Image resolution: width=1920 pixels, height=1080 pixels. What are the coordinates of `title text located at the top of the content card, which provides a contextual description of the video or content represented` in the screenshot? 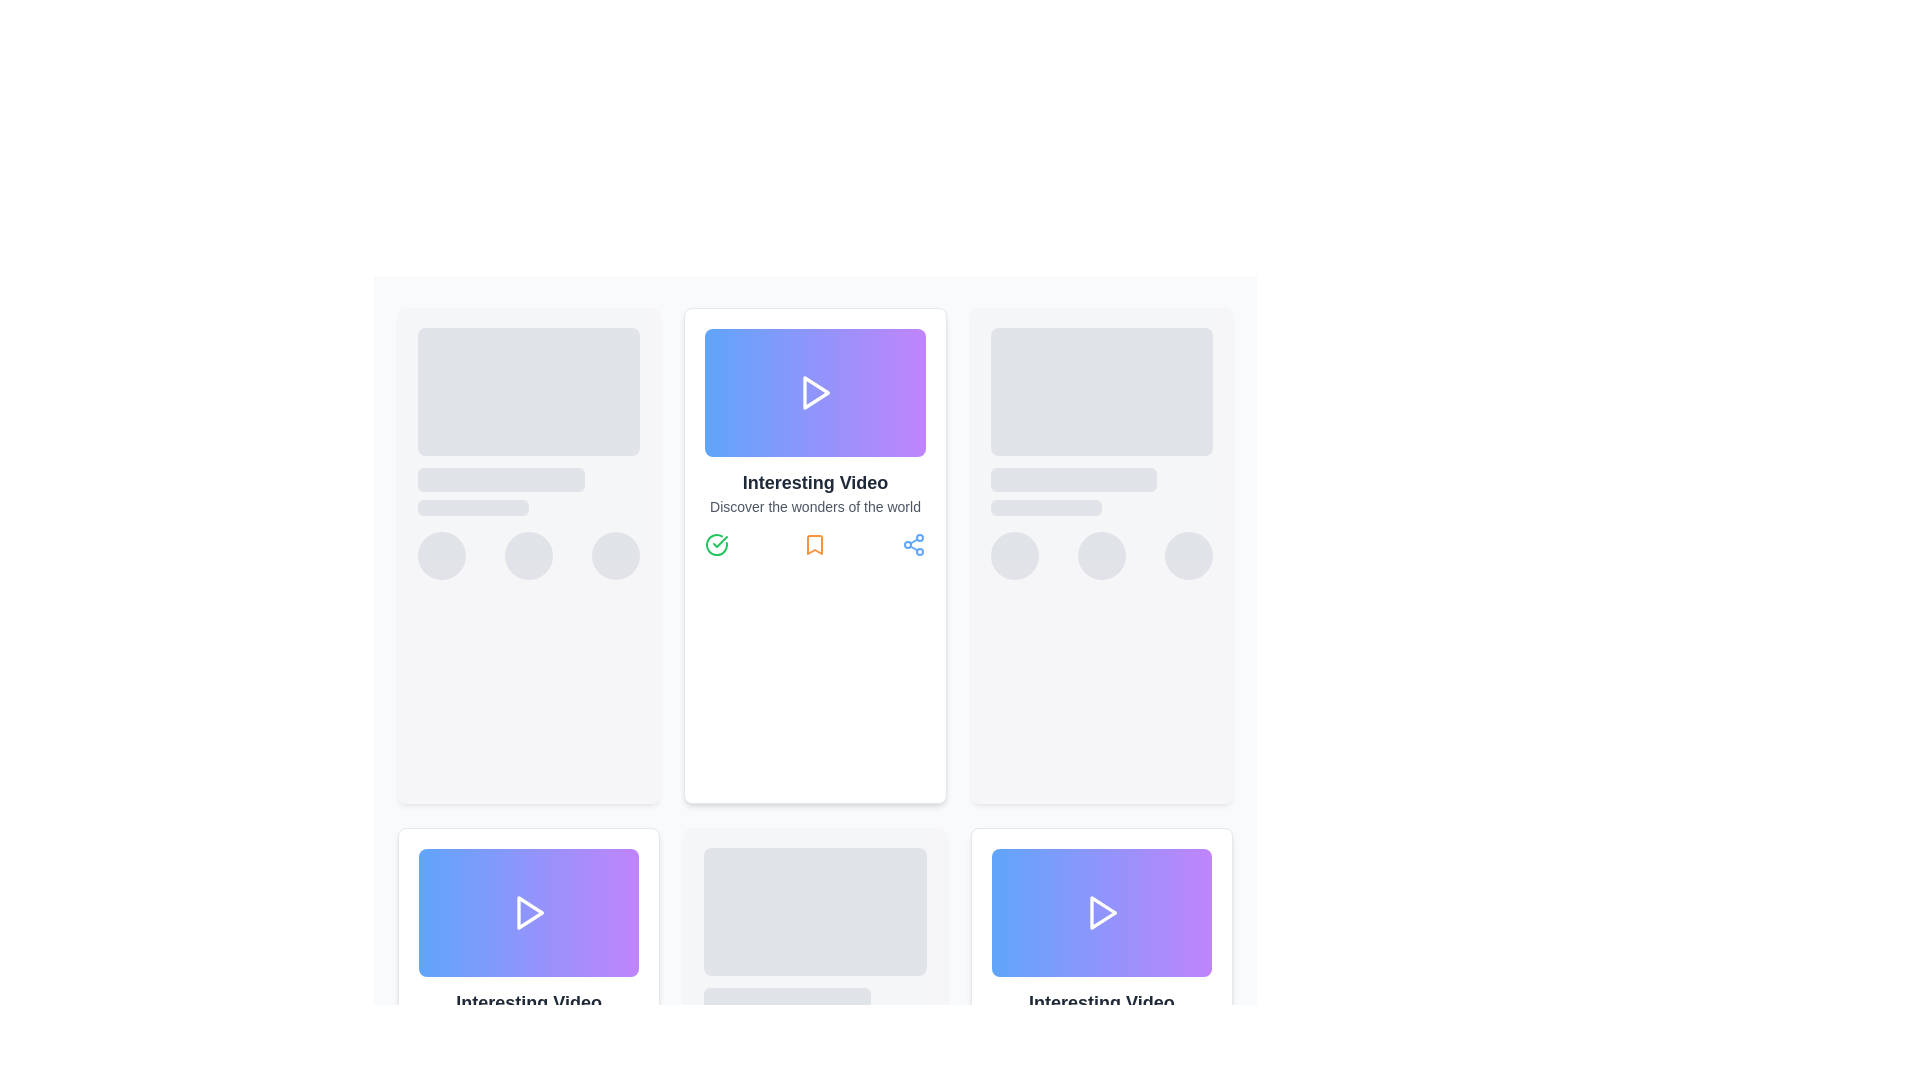 It's located at (815, 482).